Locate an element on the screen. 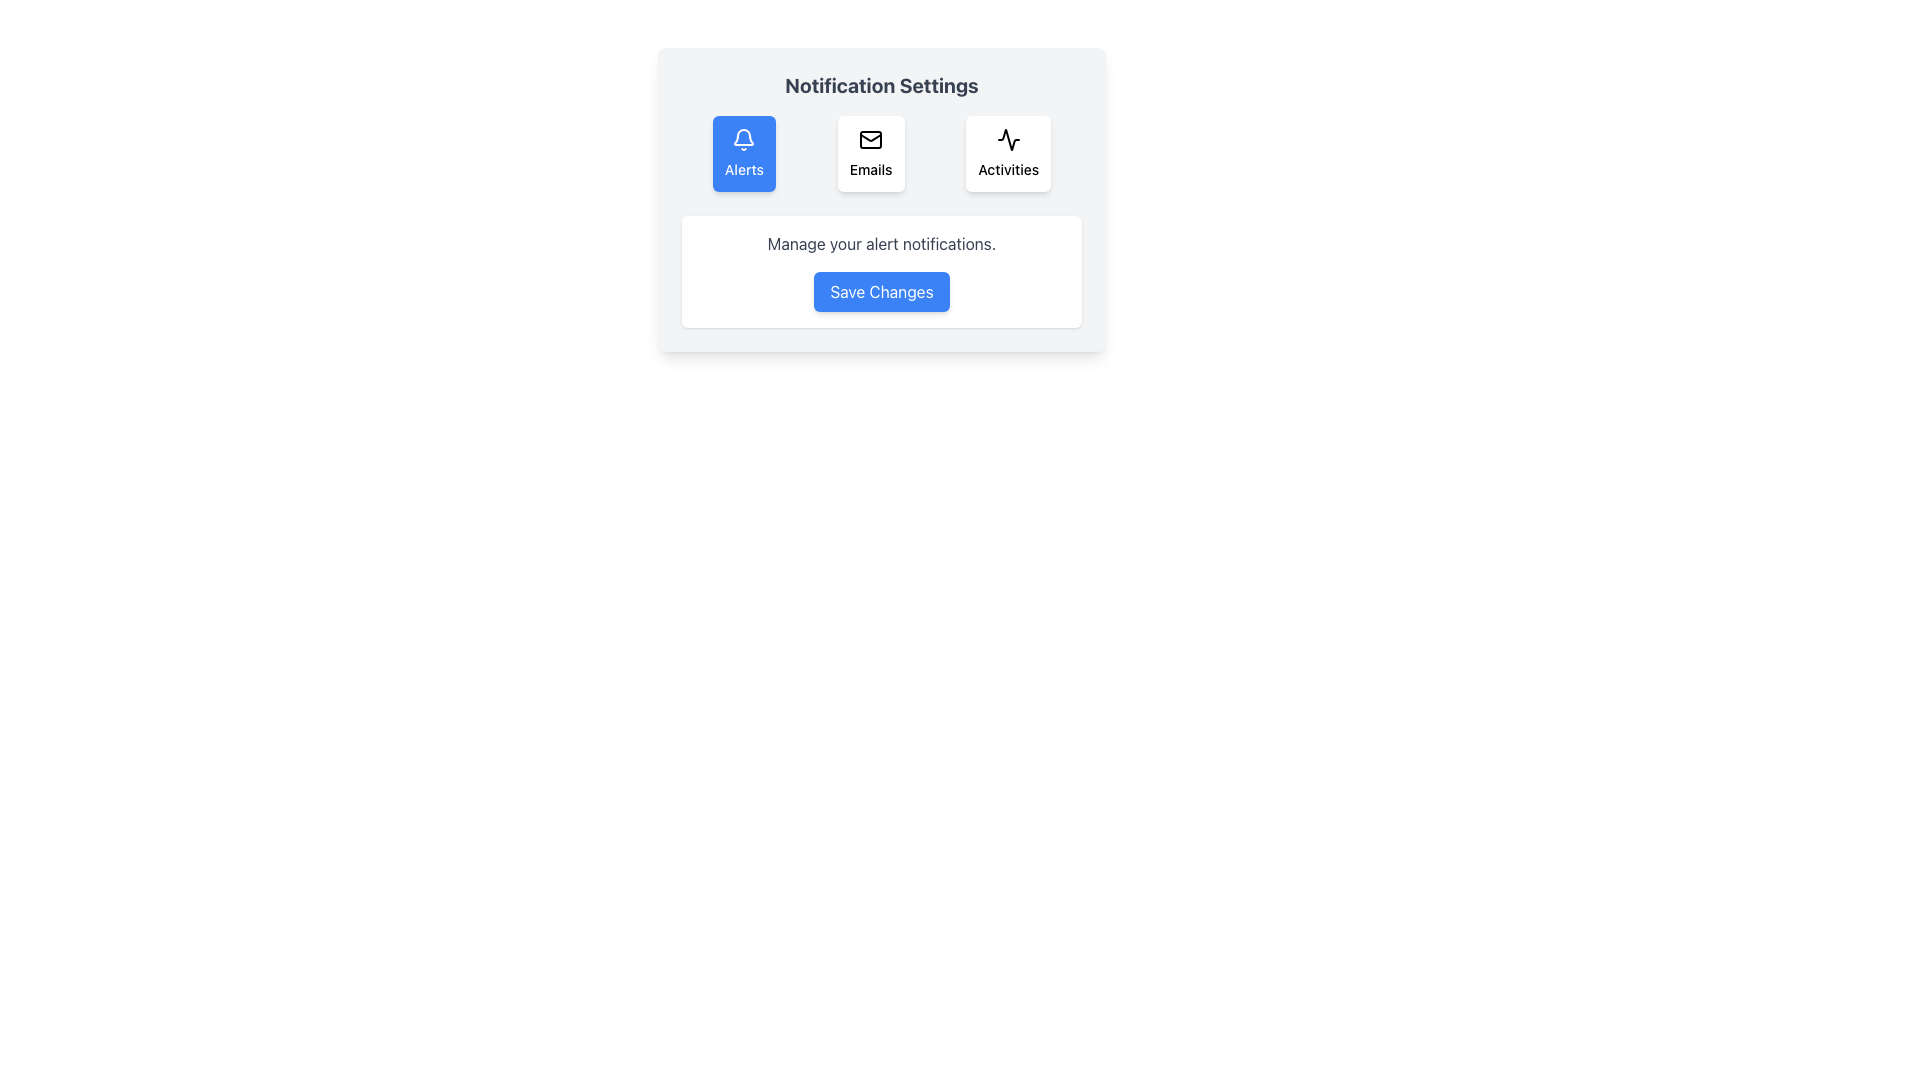 The height and width of the screenshot is (1080, 1920). the SVG graphic part of the 'Emails' icon in the 'Notification Settings' interface is located at coordinates (871, 137).